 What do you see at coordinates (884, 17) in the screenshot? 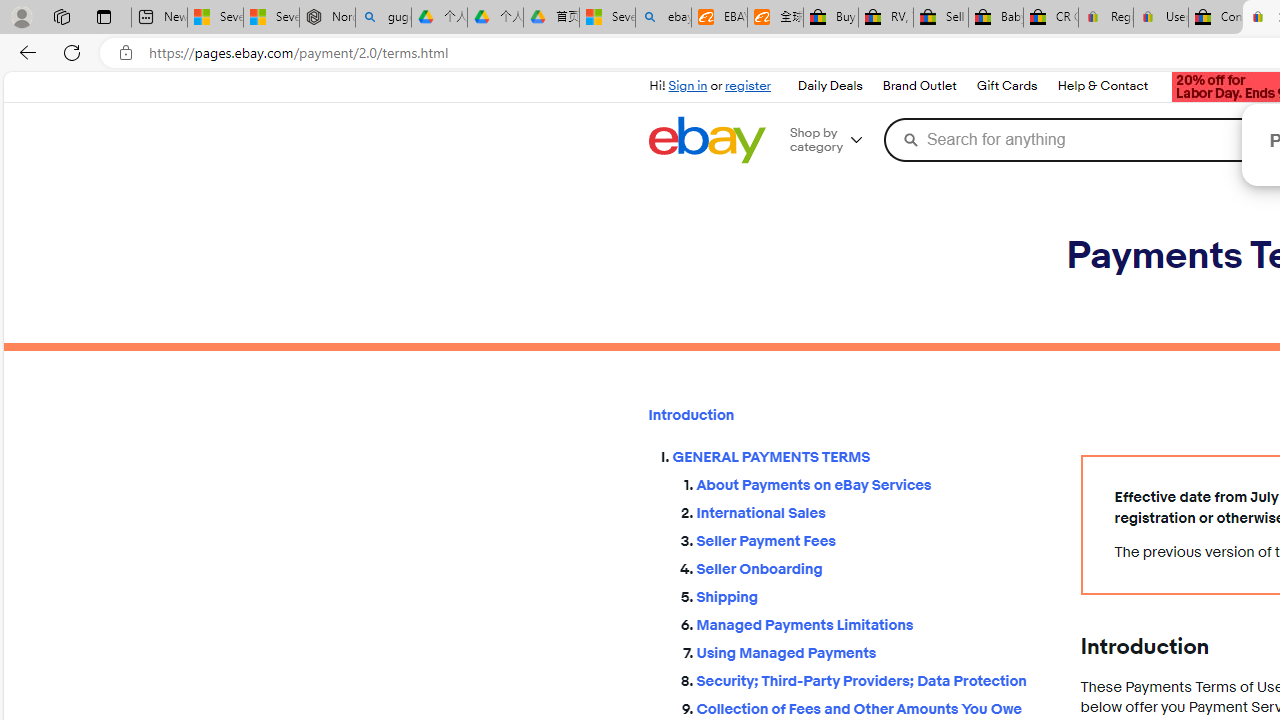
I see `'RV, Trailer & Camper Steps & Ladders for sale | eBay'` at bounding box center [884, 17].